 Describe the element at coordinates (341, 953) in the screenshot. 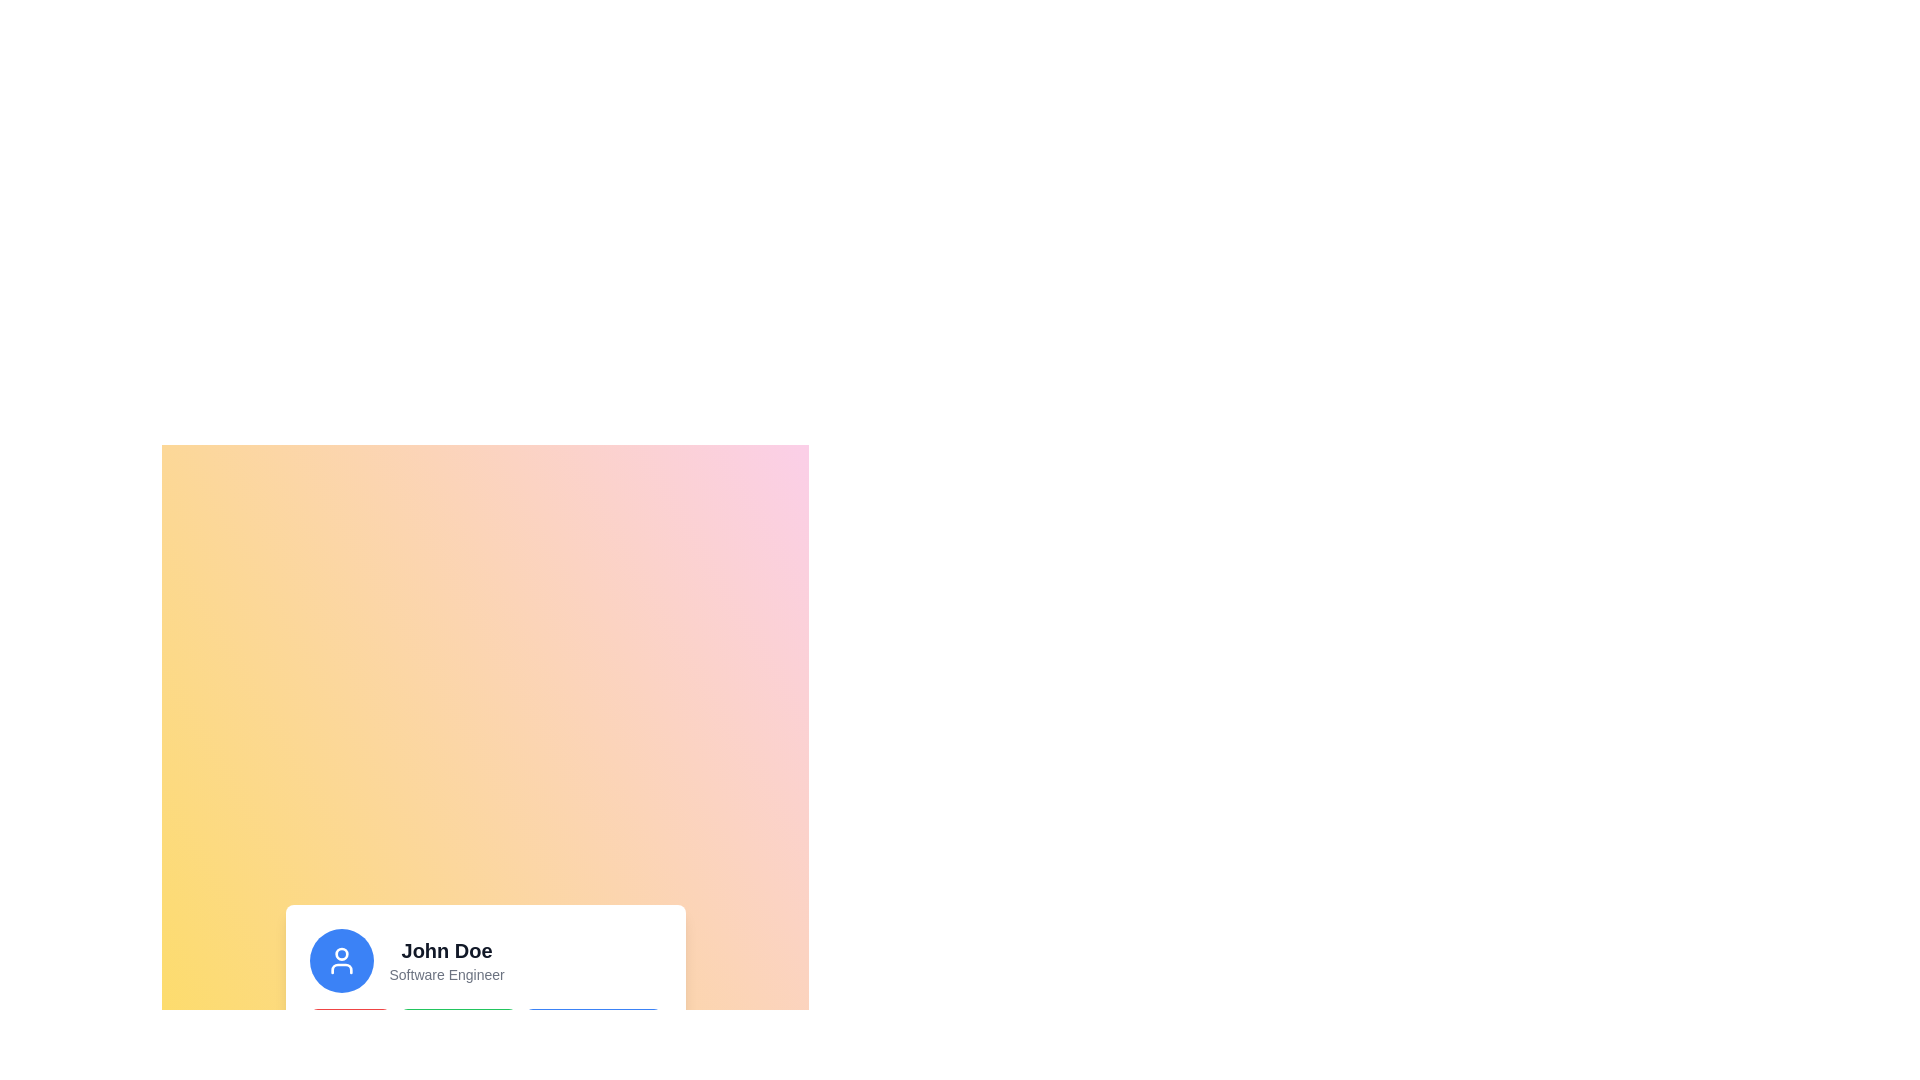

I see `the topmost circular component styled with a blue fill within the user profile icon located in the bottom left quadrant of the interface` at that location.